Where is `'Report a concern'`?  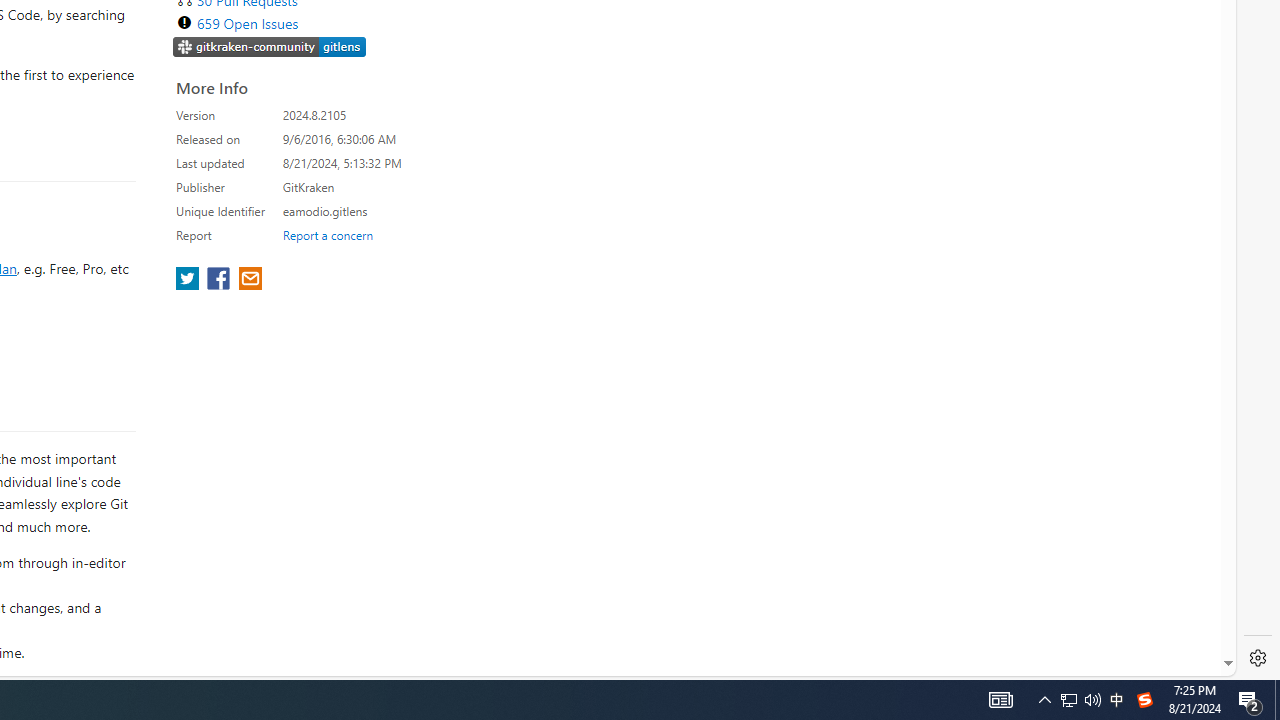 'Report a concern' is located at coordinates (327, 234).